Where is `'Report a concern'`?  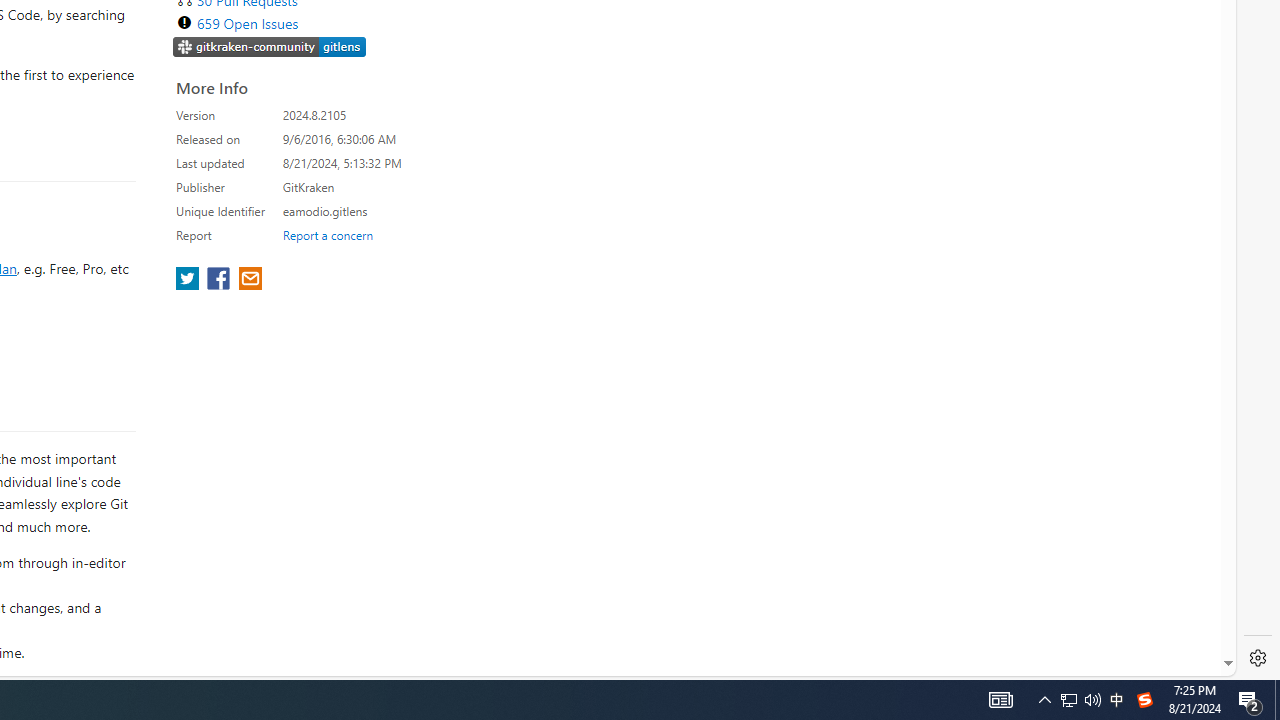 'Report a concern' is located at coordinates (327, 234).